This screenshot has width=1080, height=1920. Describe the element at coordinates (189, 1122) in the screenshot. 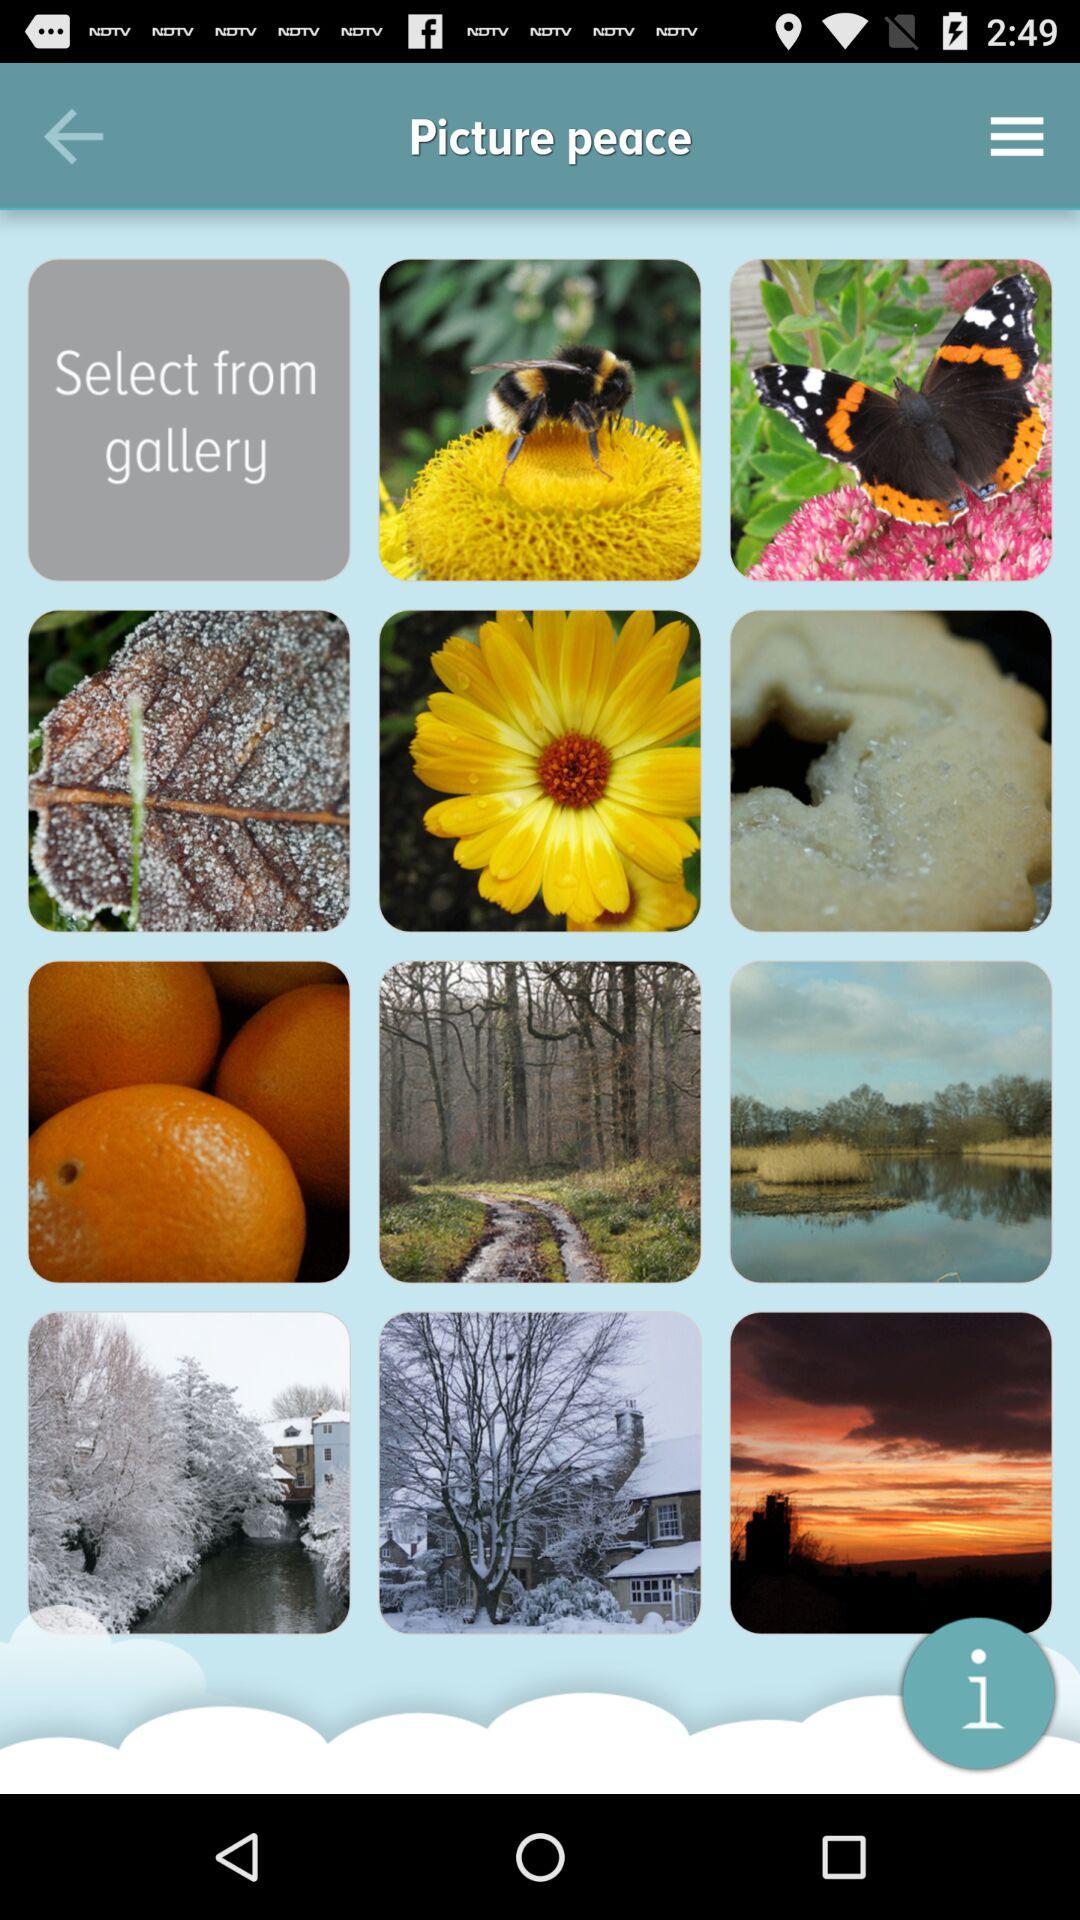

I see `loads photo` at that location.